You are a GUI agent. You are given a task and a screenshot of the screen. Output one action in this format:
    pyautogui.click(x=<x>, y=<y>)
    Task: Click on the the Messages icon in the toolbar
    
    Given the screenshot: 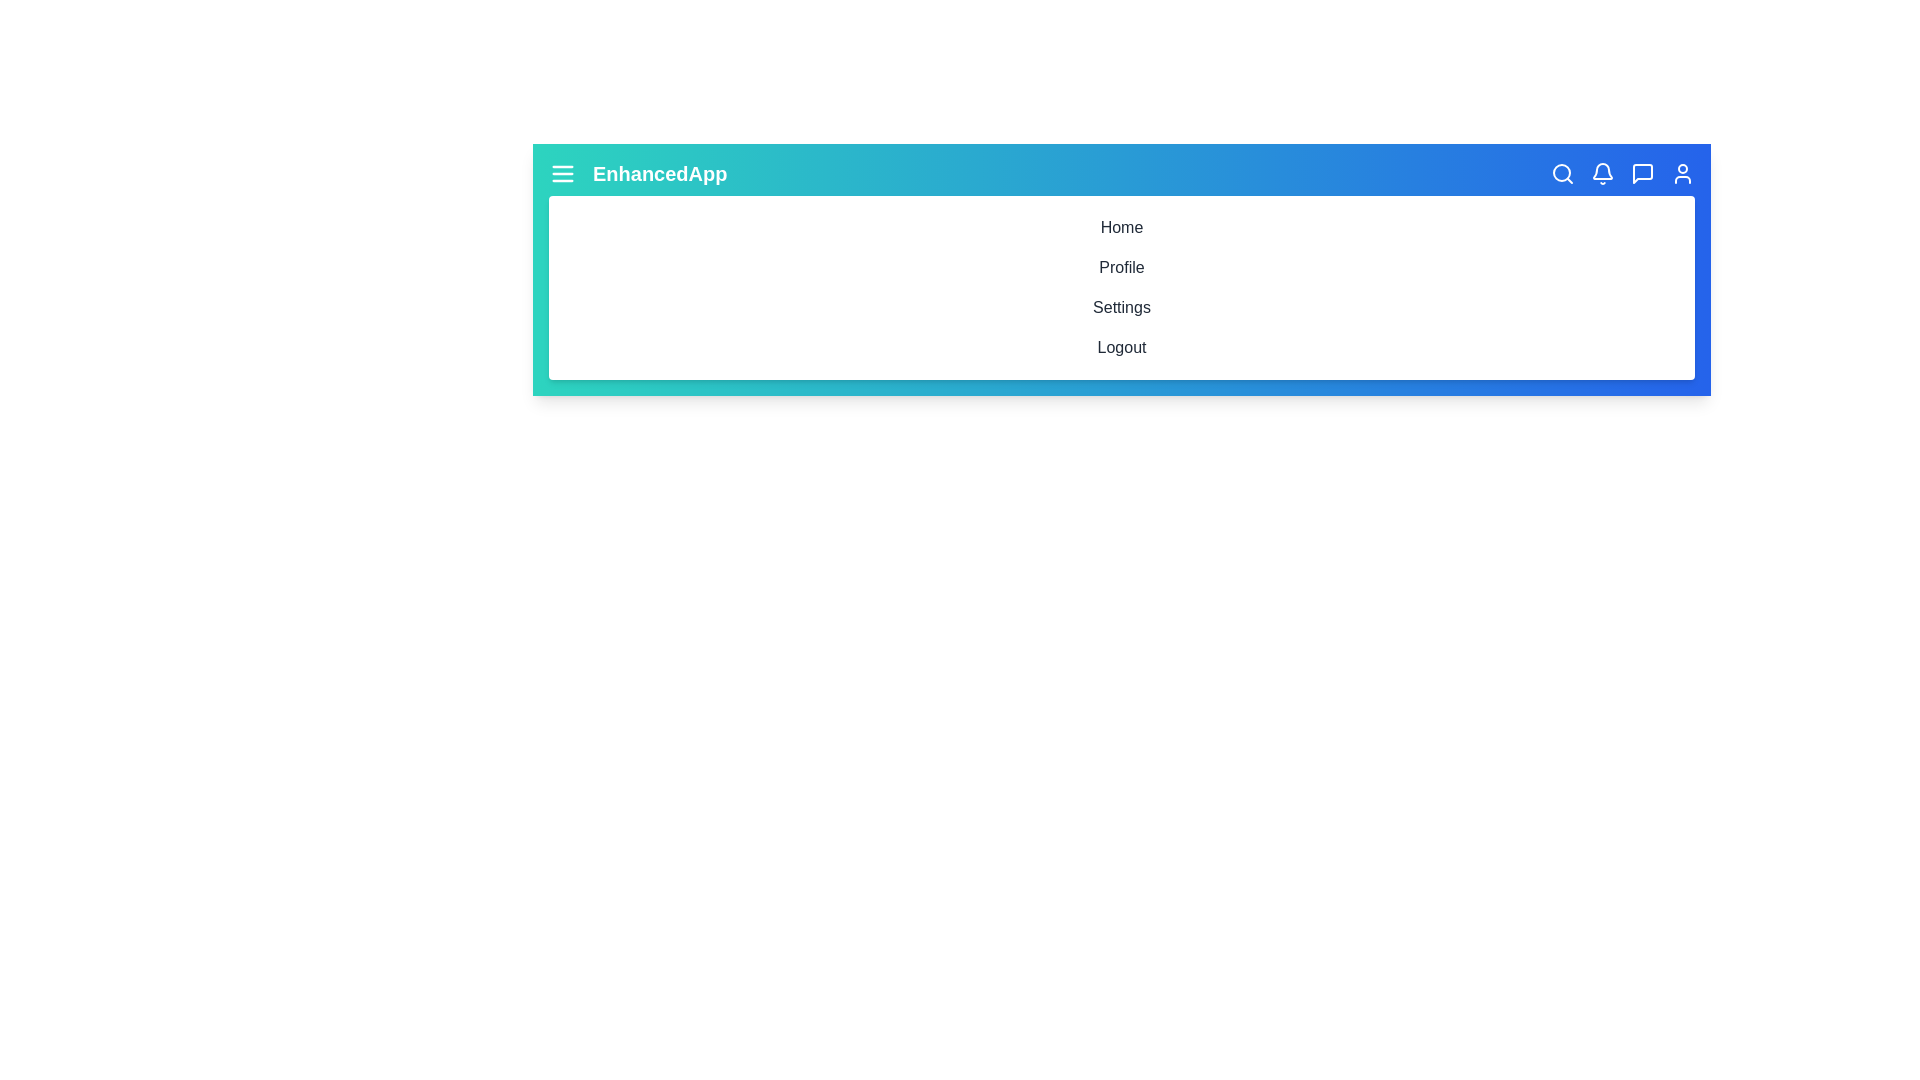 What is the action you would take?
    pyautogui.click(x=1642, y=172)
    